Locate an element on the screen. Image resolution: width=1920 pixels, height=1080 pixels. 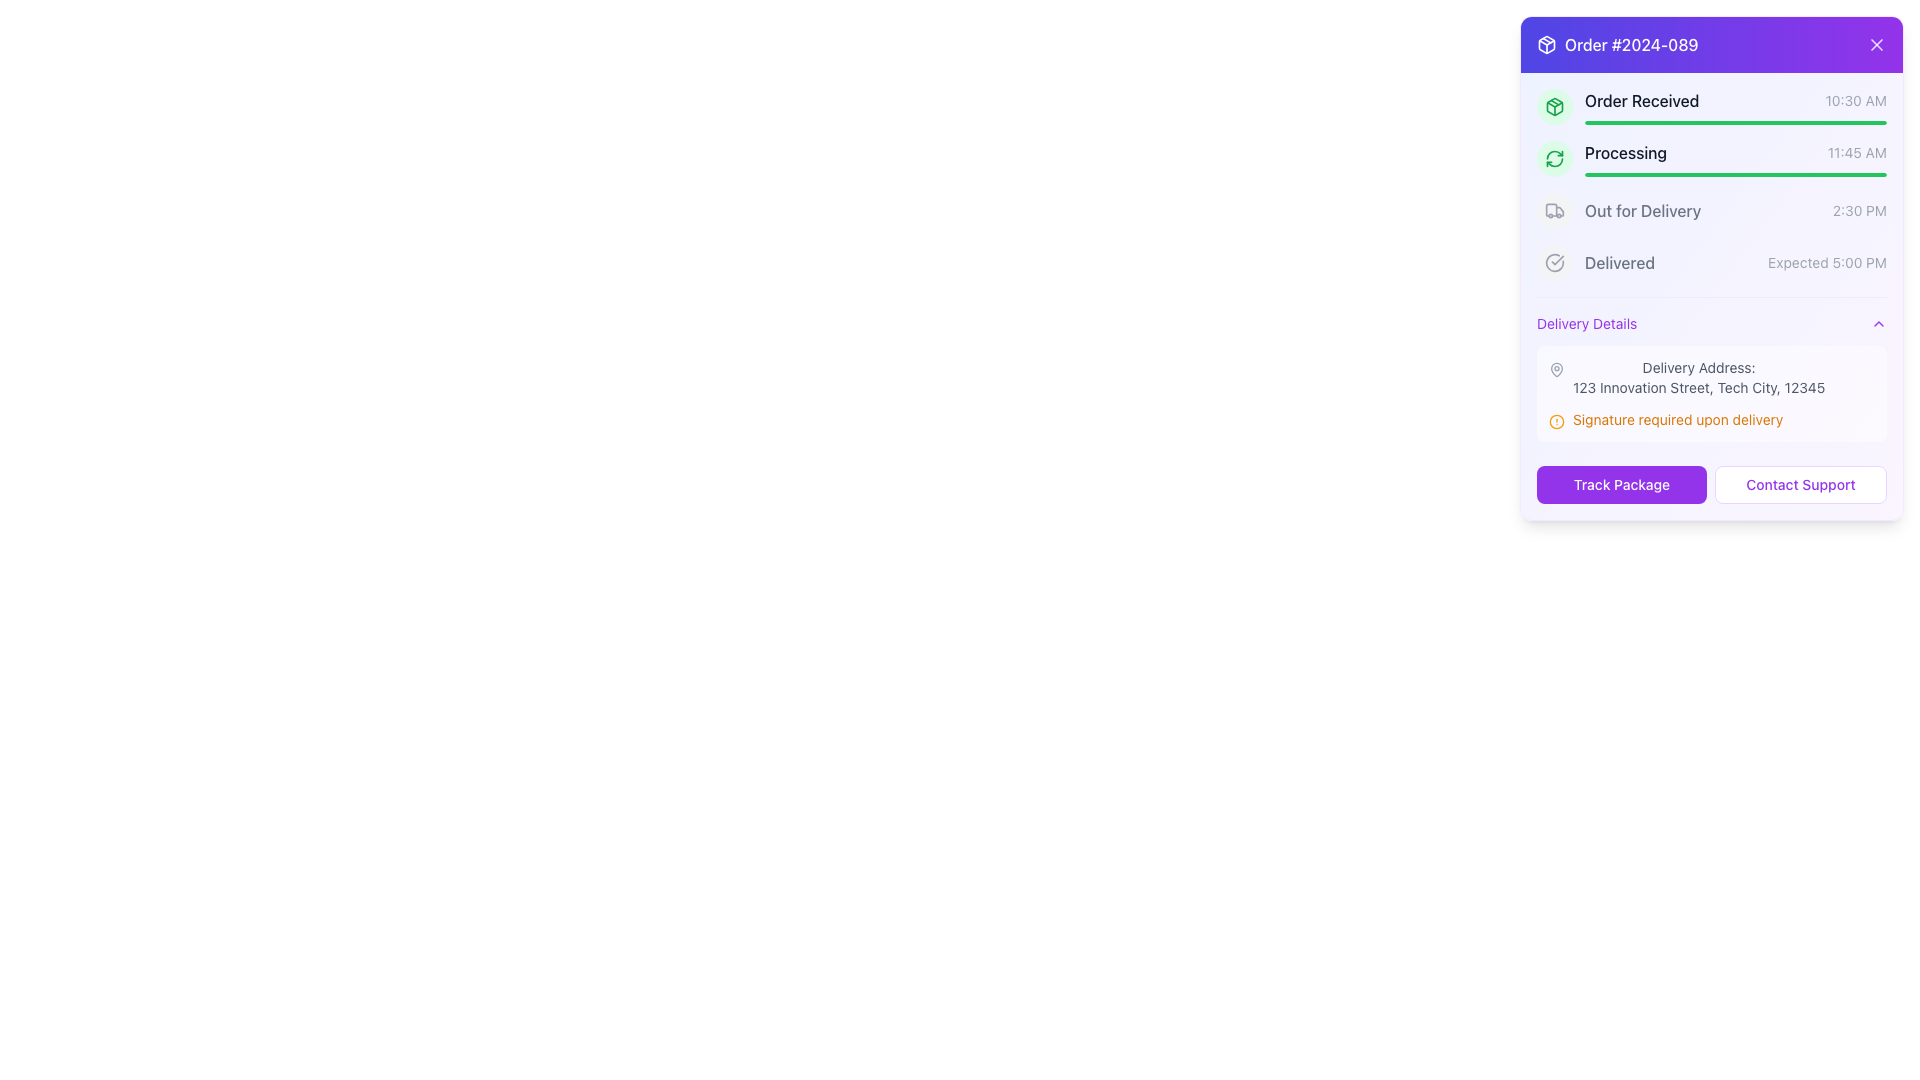
the timeline step displaying 'Processing' status, which is the second item in the vertical list of timeline steps is located at coordinates (1711, 157).